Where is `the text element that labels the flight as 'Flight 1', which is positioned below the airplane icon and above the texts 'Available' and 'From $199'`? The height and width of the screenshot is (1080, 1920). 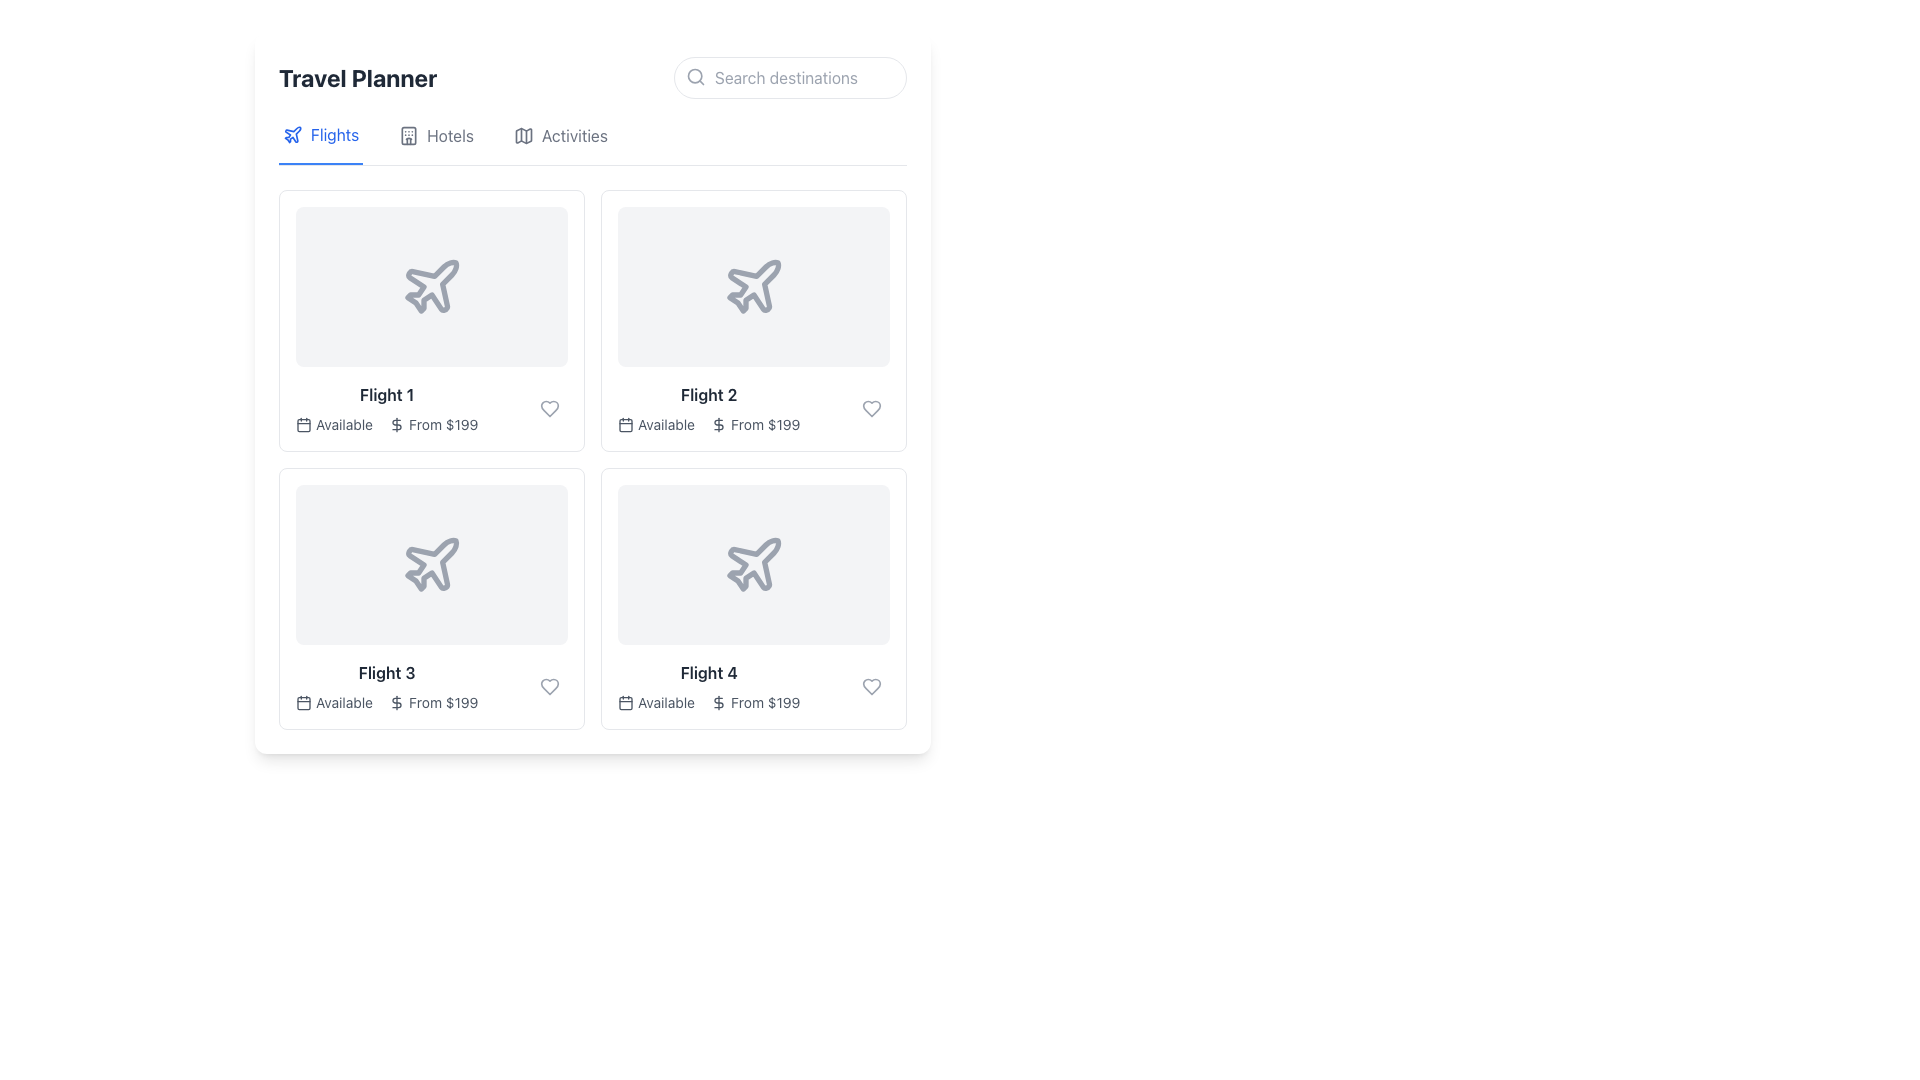
the text element that labels the flight as 'Flight 1', which is positioned below the airplane icon and above the texts 'Available' and 'From $199' is located at coordinates (387, 394).